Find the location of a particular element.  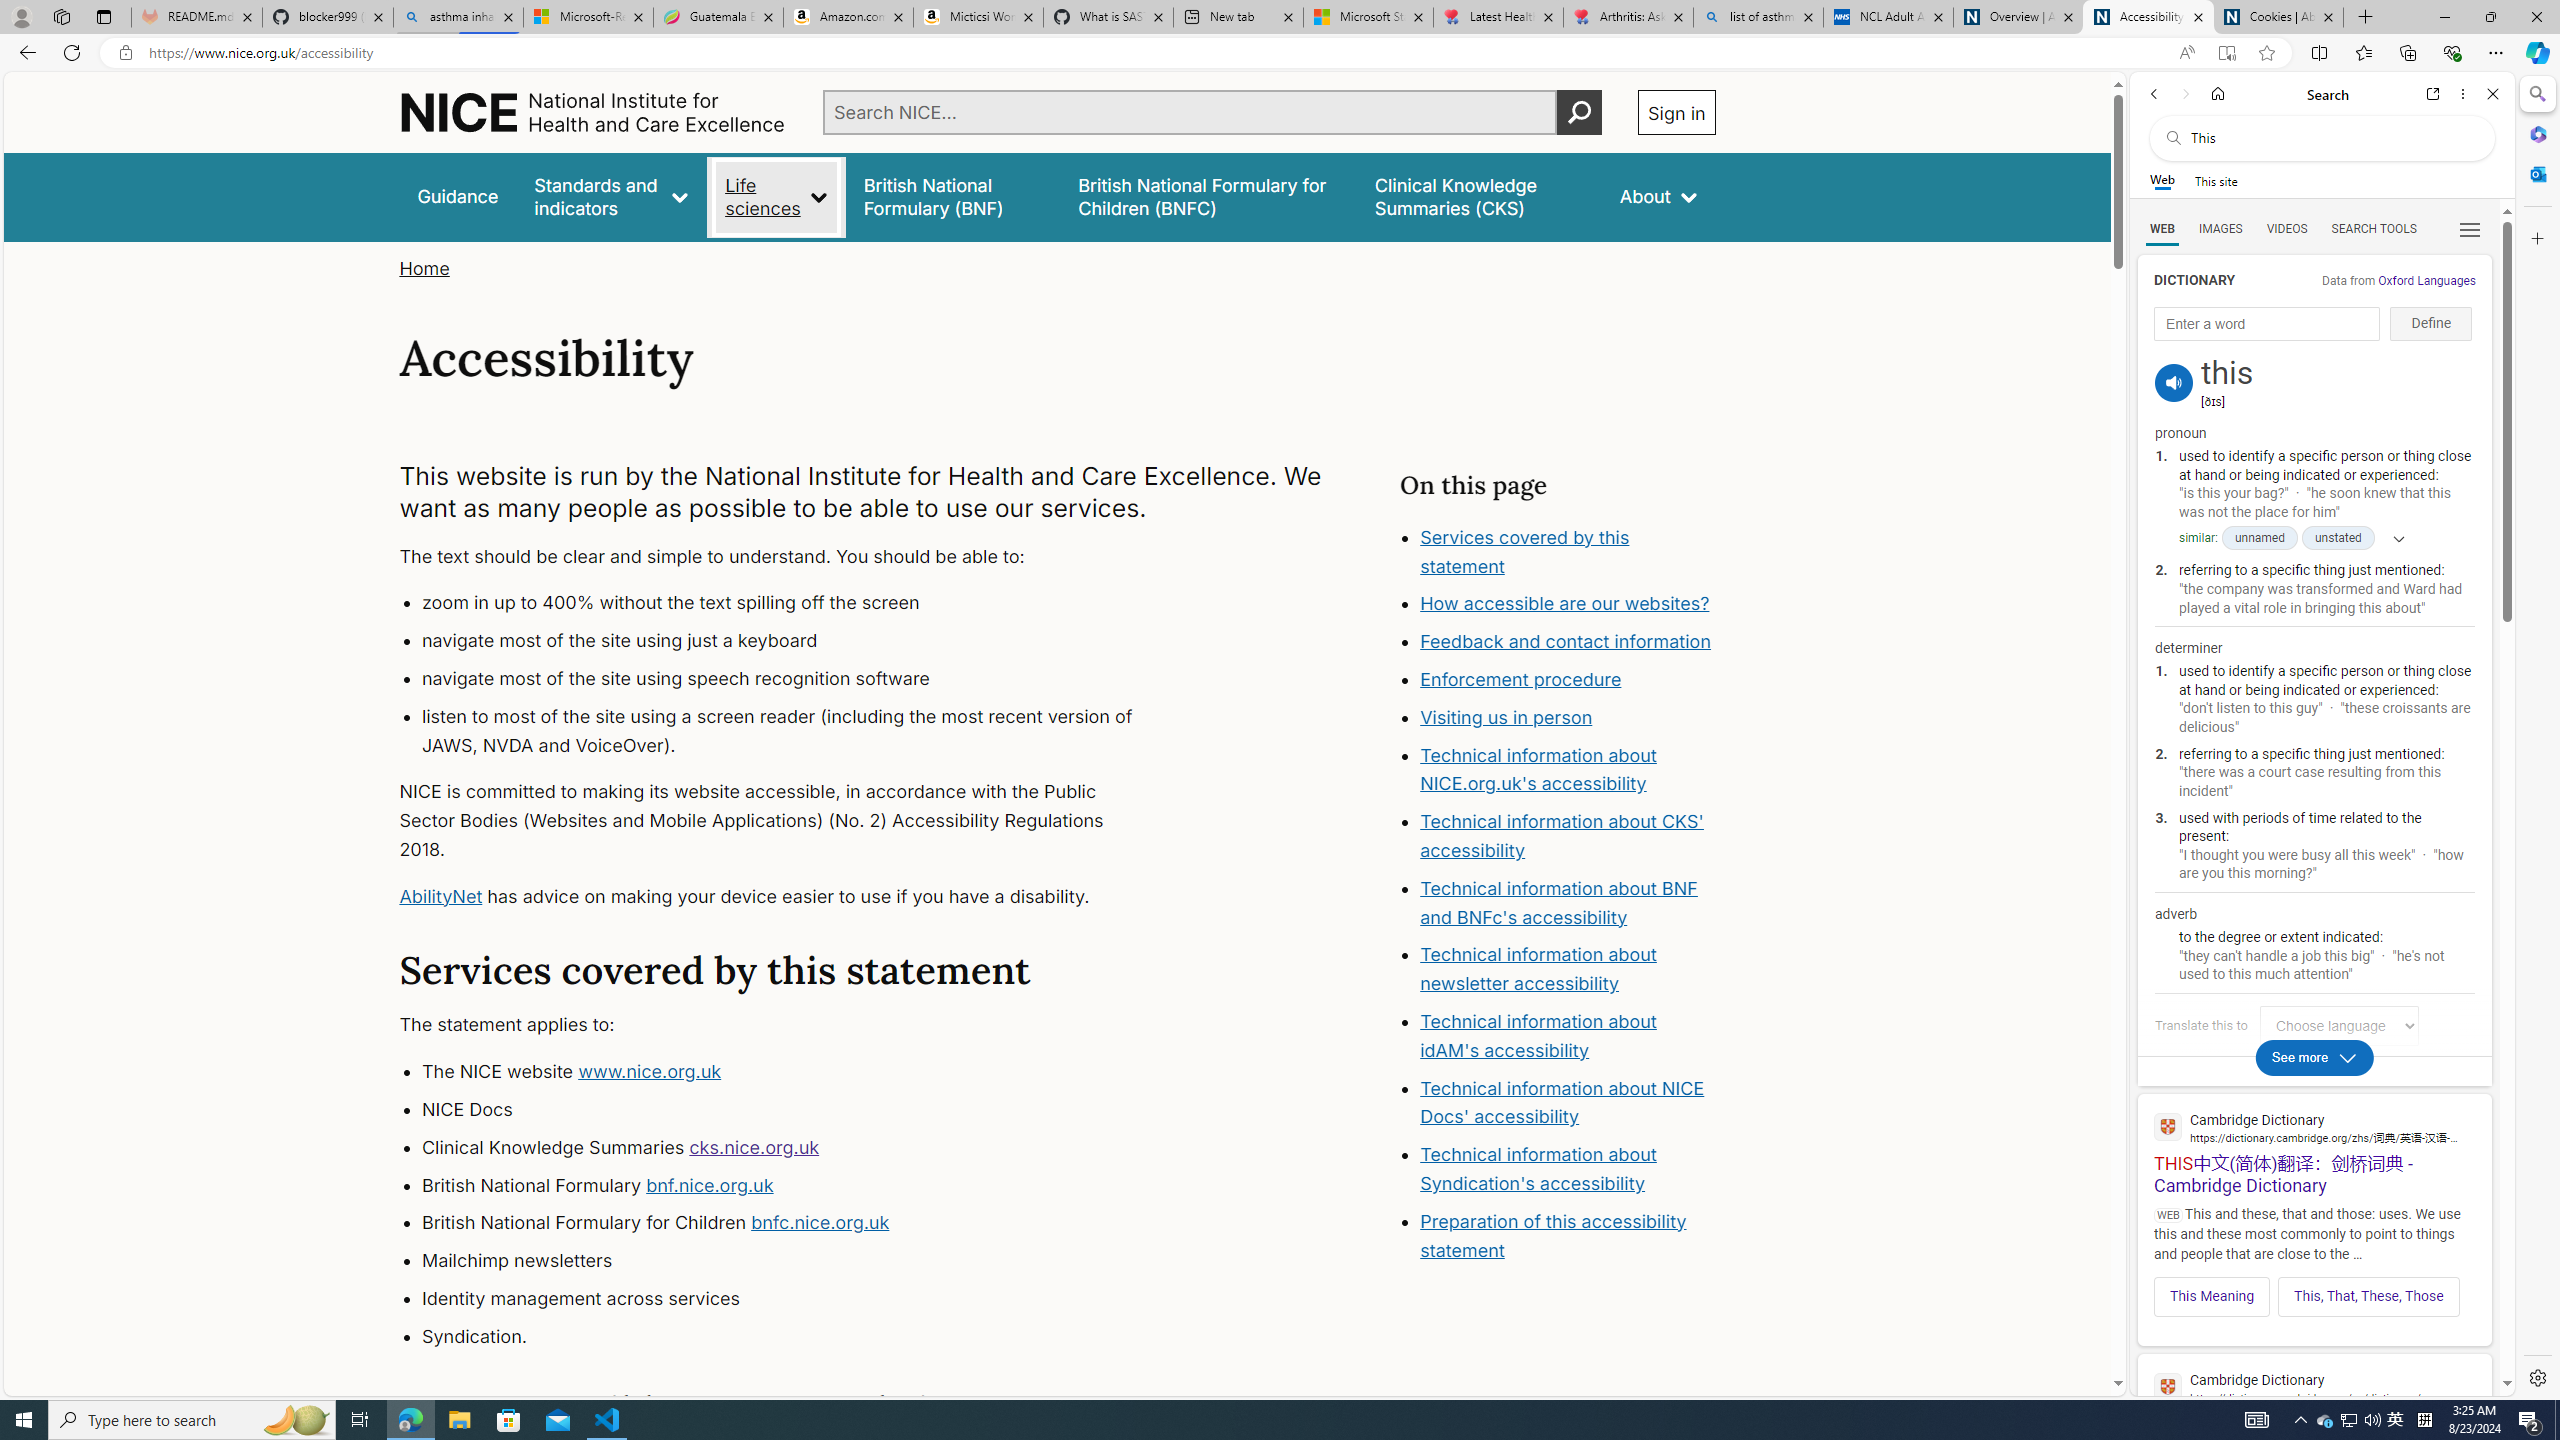

'Translate this to Choose language' is located at coordinates (2337, 1025).